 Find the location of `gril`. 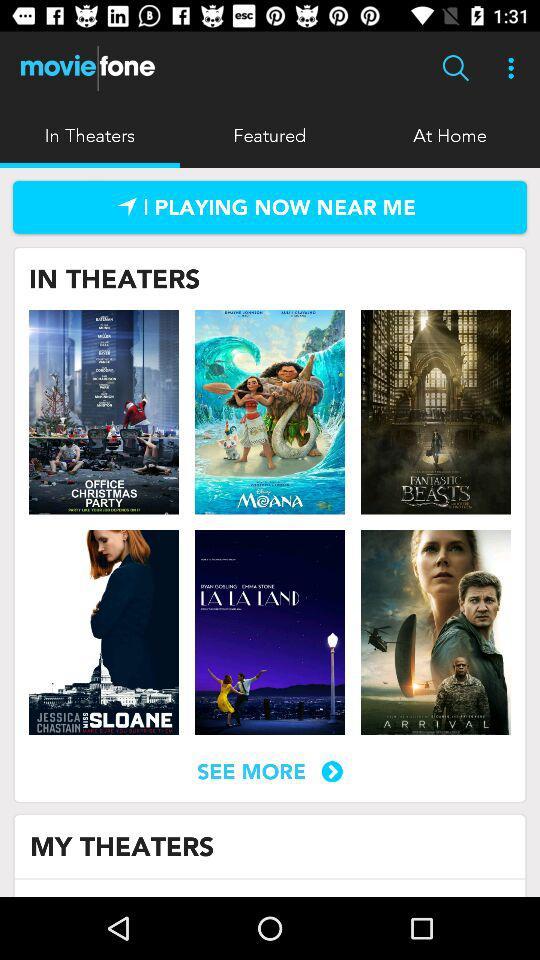

gril is located at coordinates (104, 631).